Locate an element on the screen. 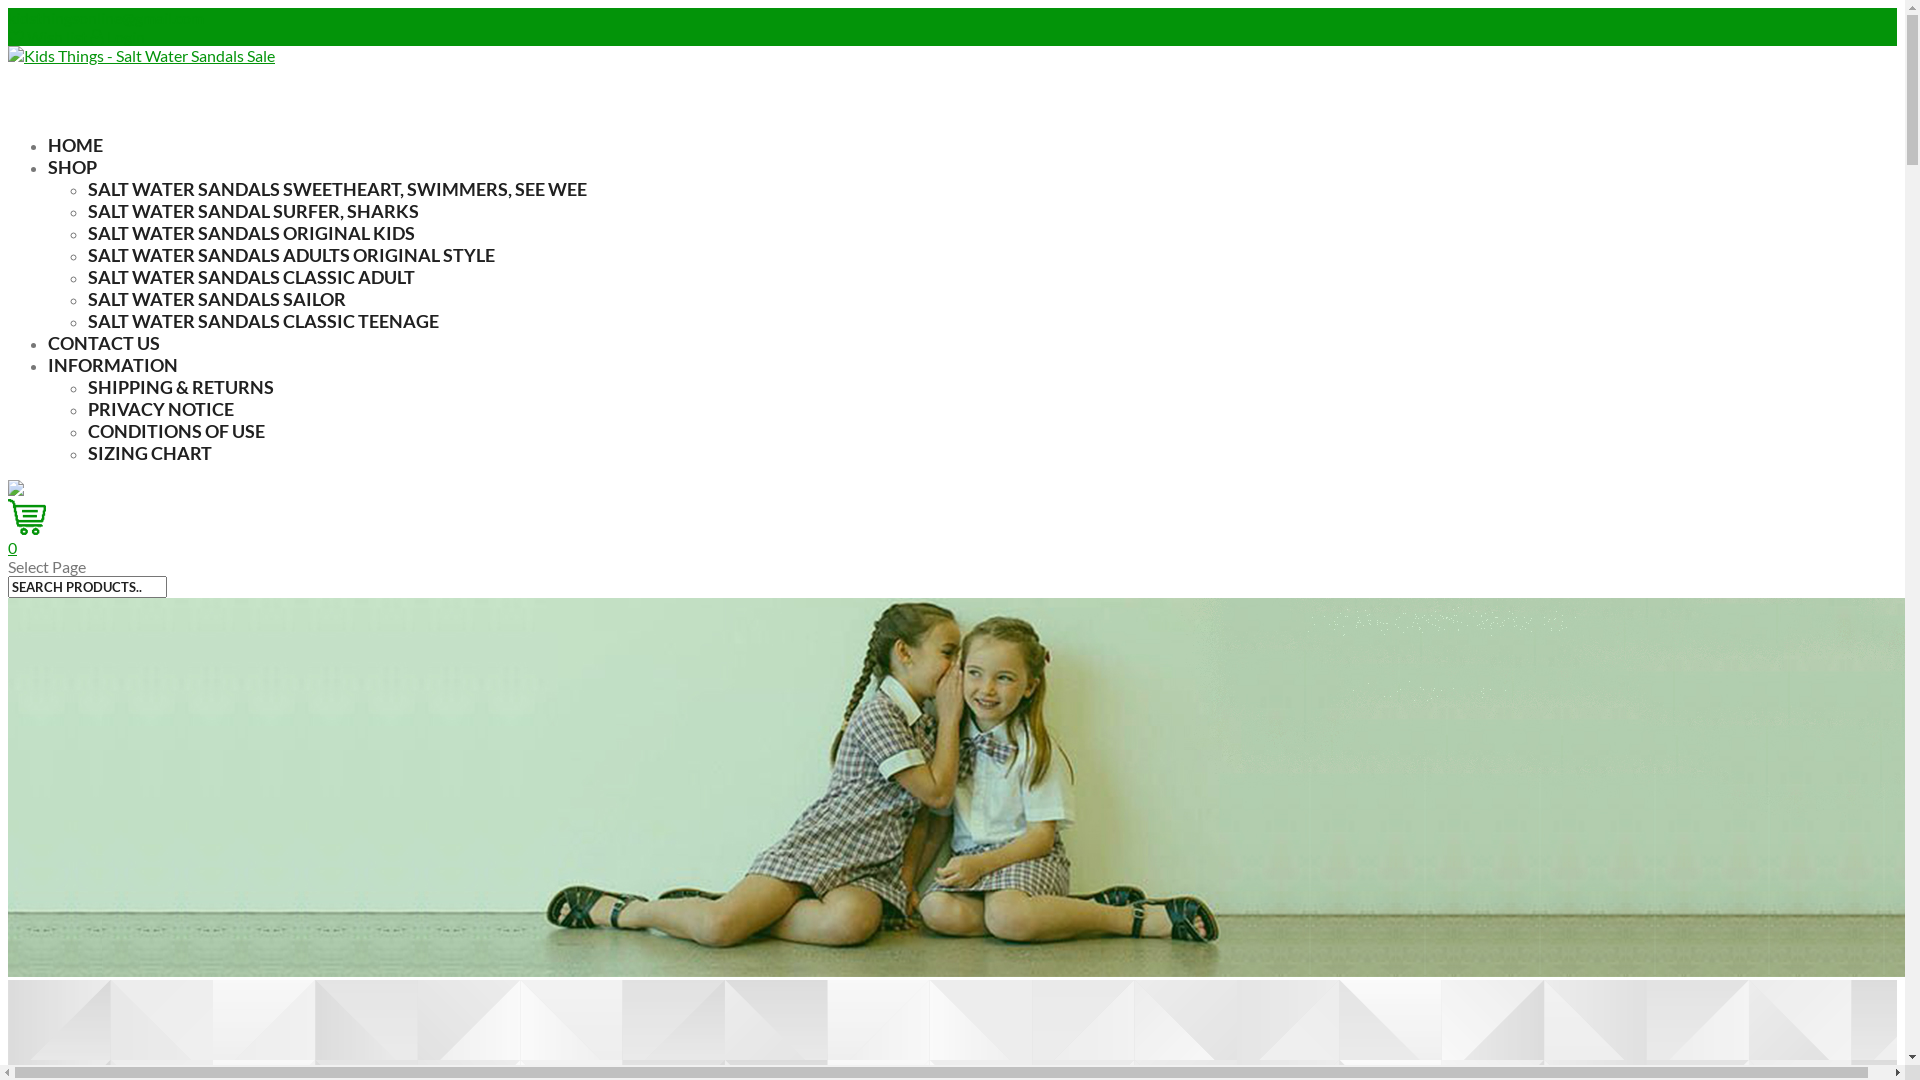 Image resolution: width=1920 pixels, height=1080 pixels. 'INFORMATION' is located at coordinates (112, 365).